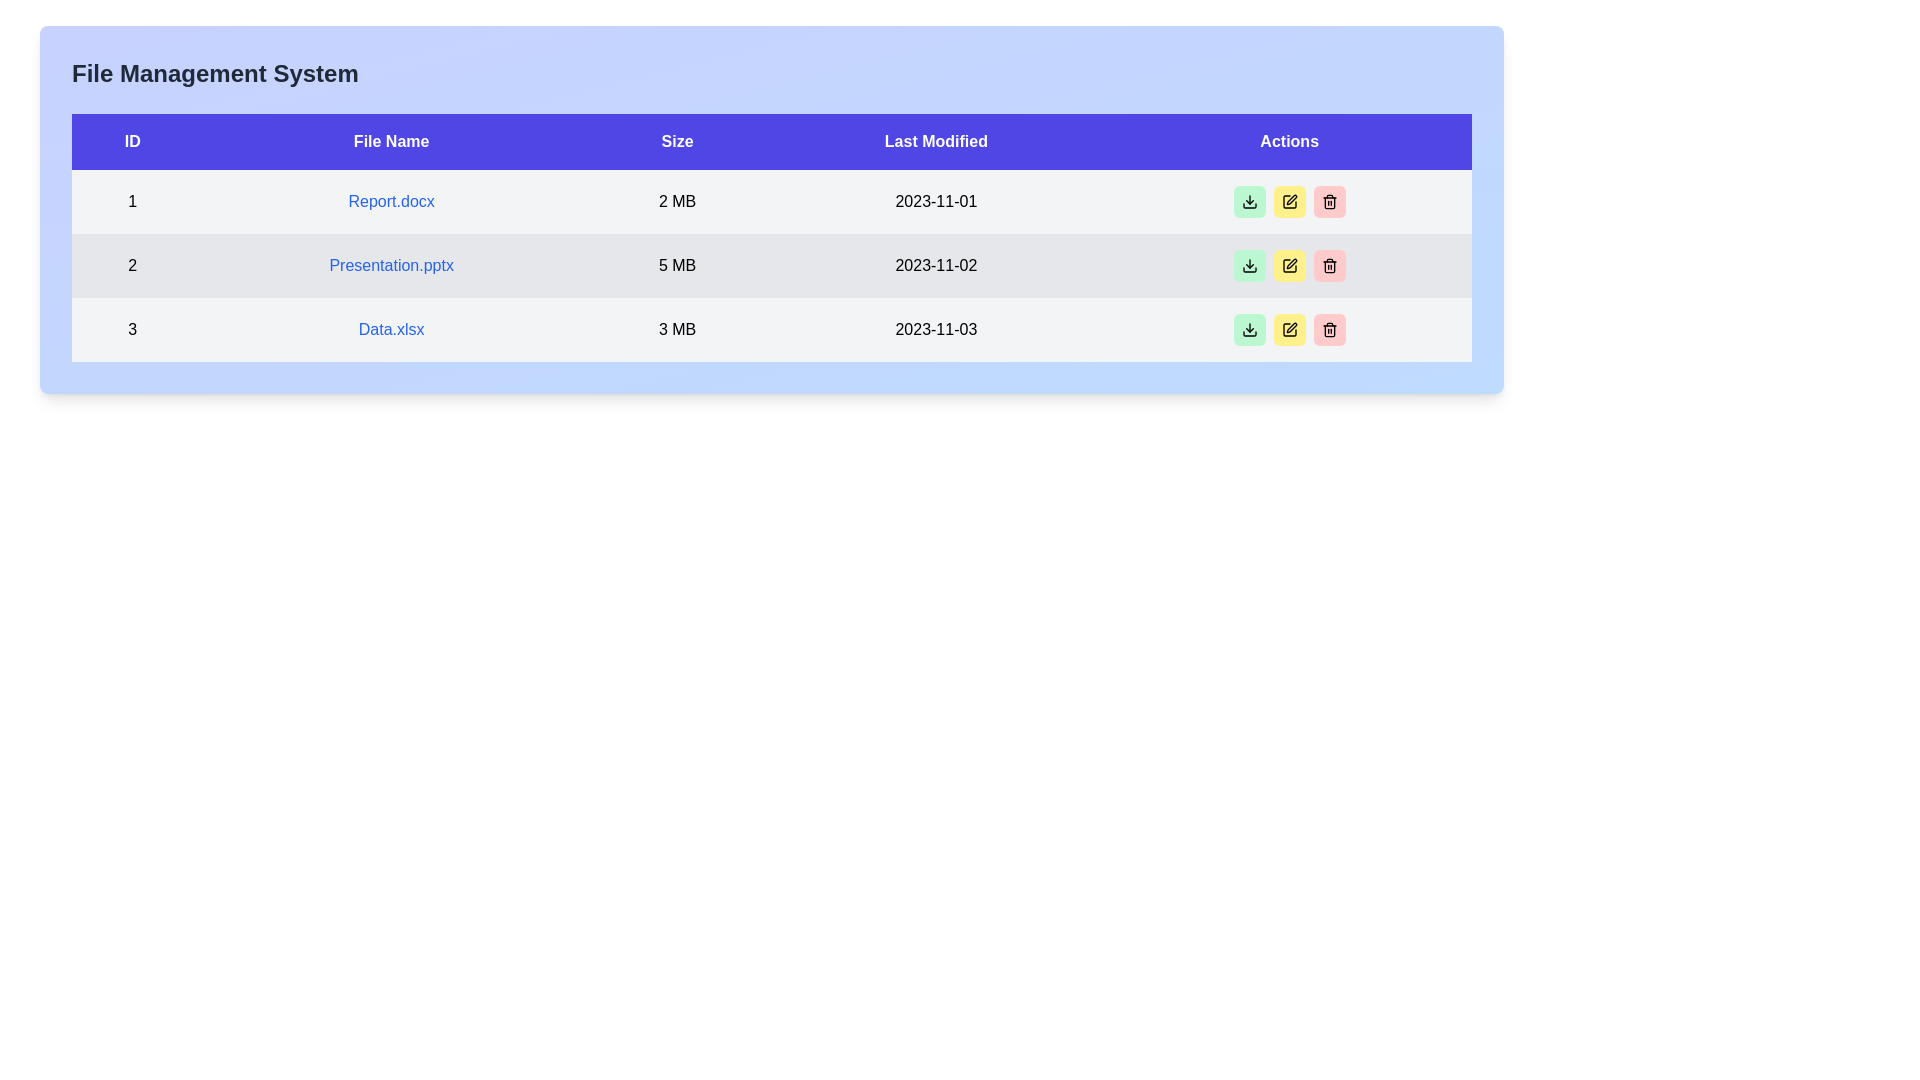  Describe the element at coordinates (391, 265) in the screenshot. I see `the hyperlink for the file 'Presentation.pptx', which is the second entry under the 'File Name' column in the table row labeled with ID '2'` at that location.